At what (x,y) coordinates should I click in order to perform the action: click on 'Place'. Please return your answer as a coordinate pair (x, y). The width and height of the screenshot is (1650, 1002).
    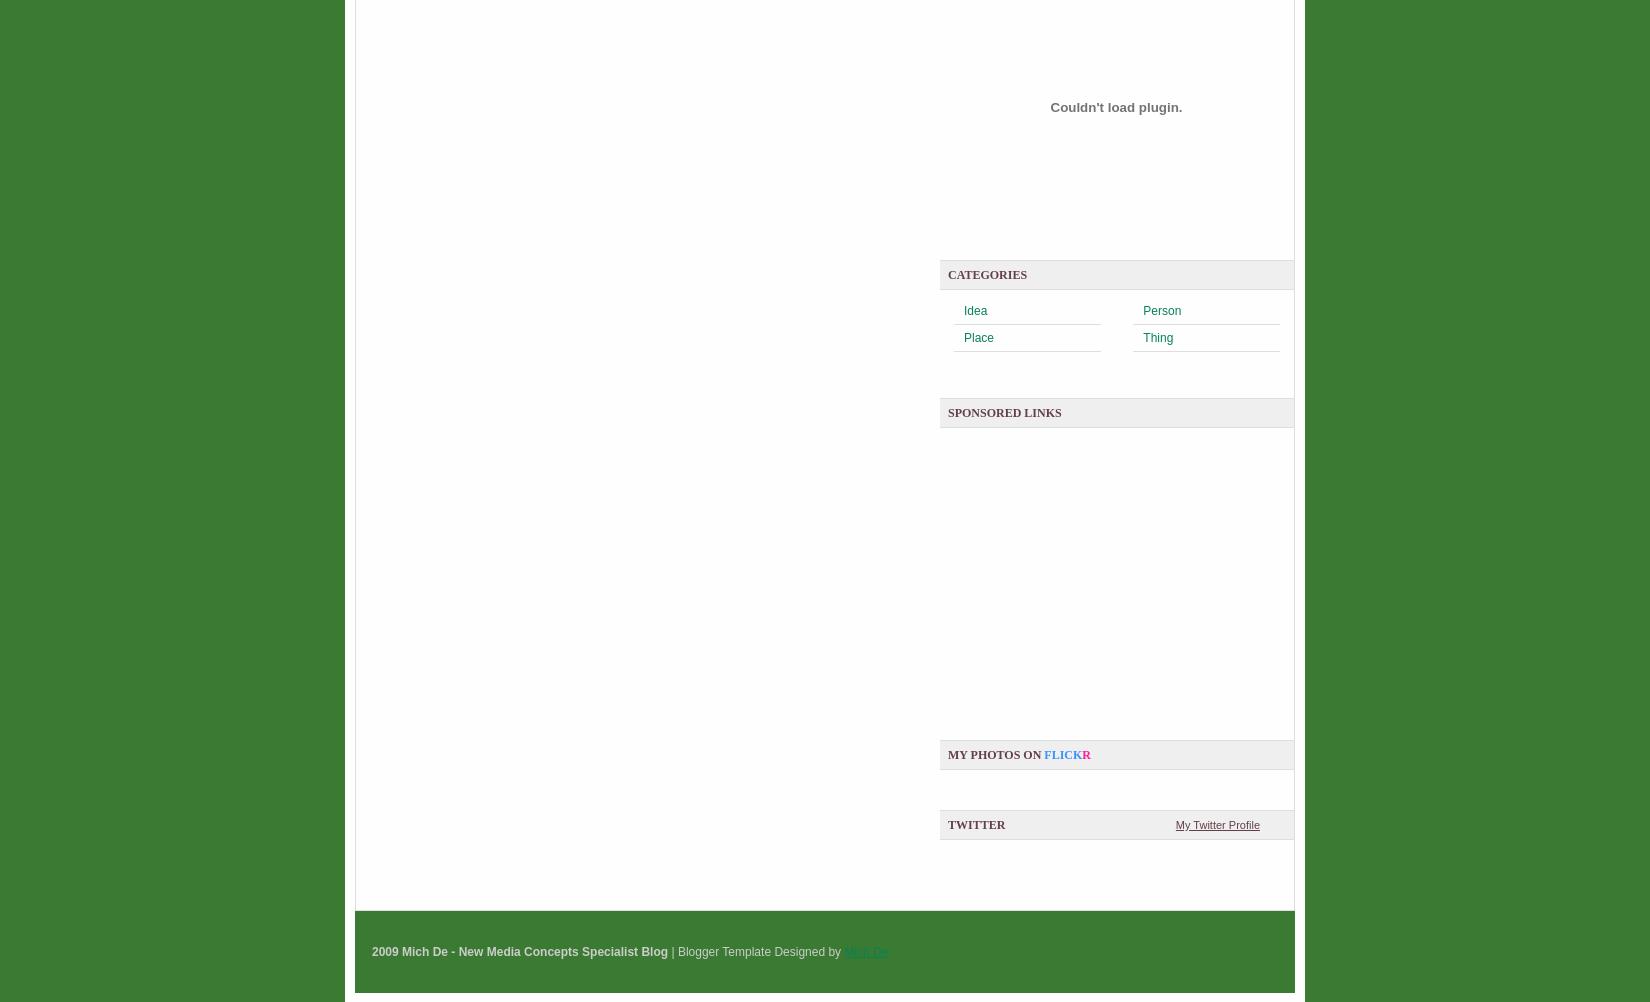
    Looking at the image, I should click on (978, 337).